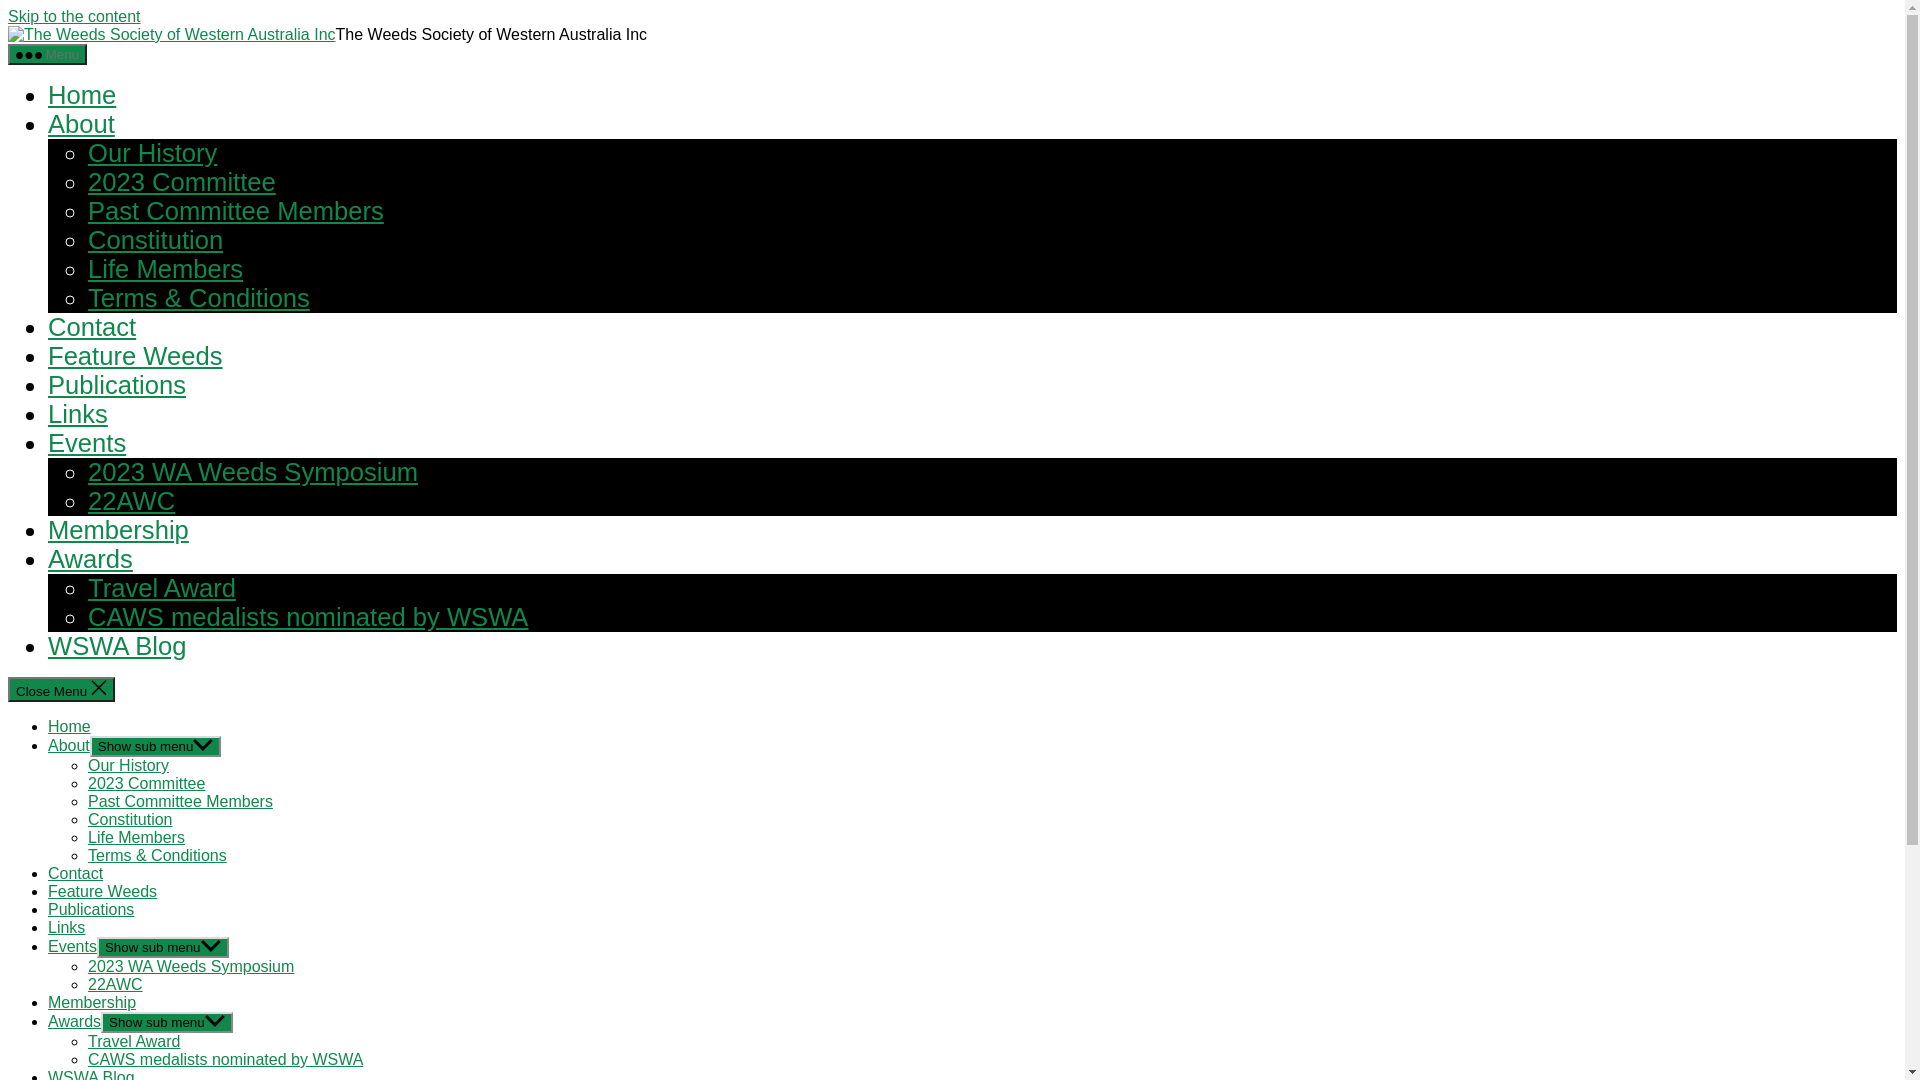 The height and width of the screenshot is (1080, 1920). What do you see at coordinates (180, 800) in the screenshot?
I see `'Past Committee Members'` at bounding box center [180, 800].